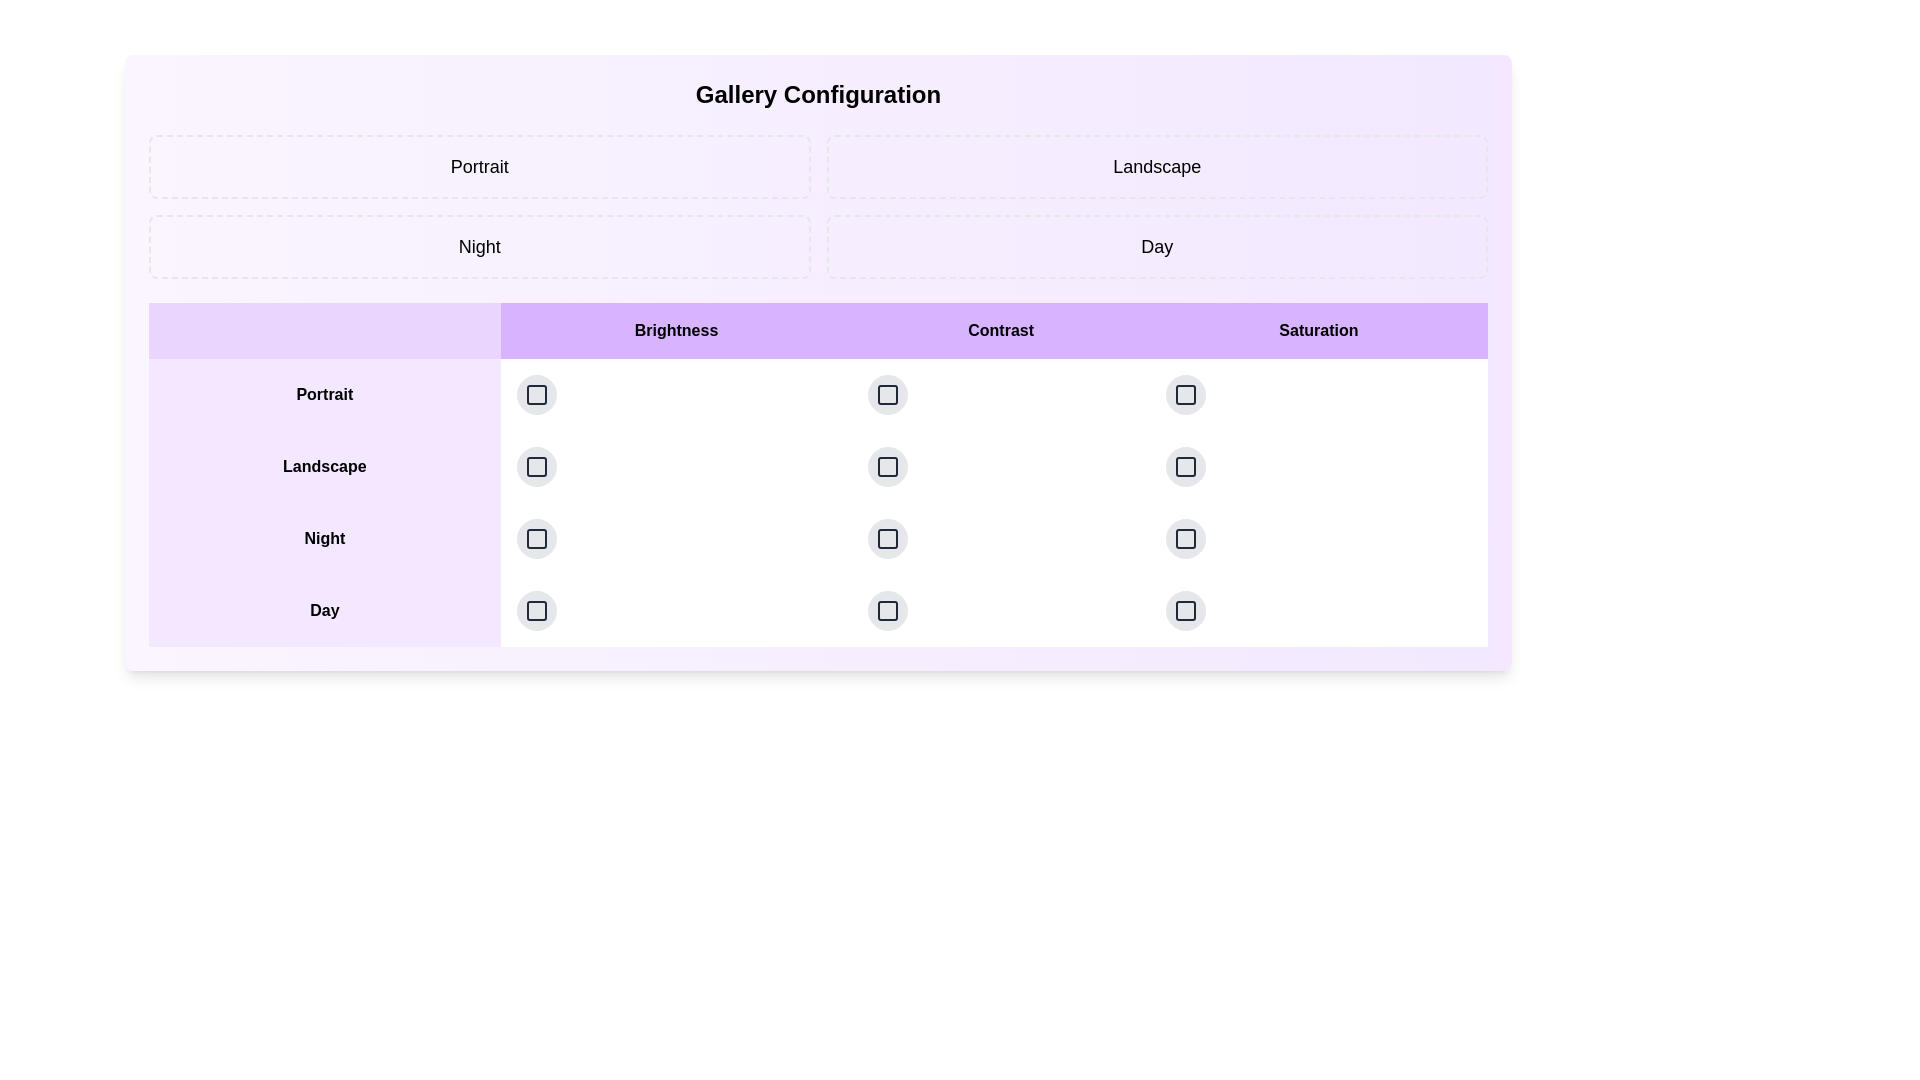 The width and height of the screenshot is (1920, 1080). What do you see at coordinates (536, 609) in the screenshot?
I see `the checkbox in the fourth row under the 'Brightness' column, aligned with the 'Day' label` at bounding box center [536, 609].